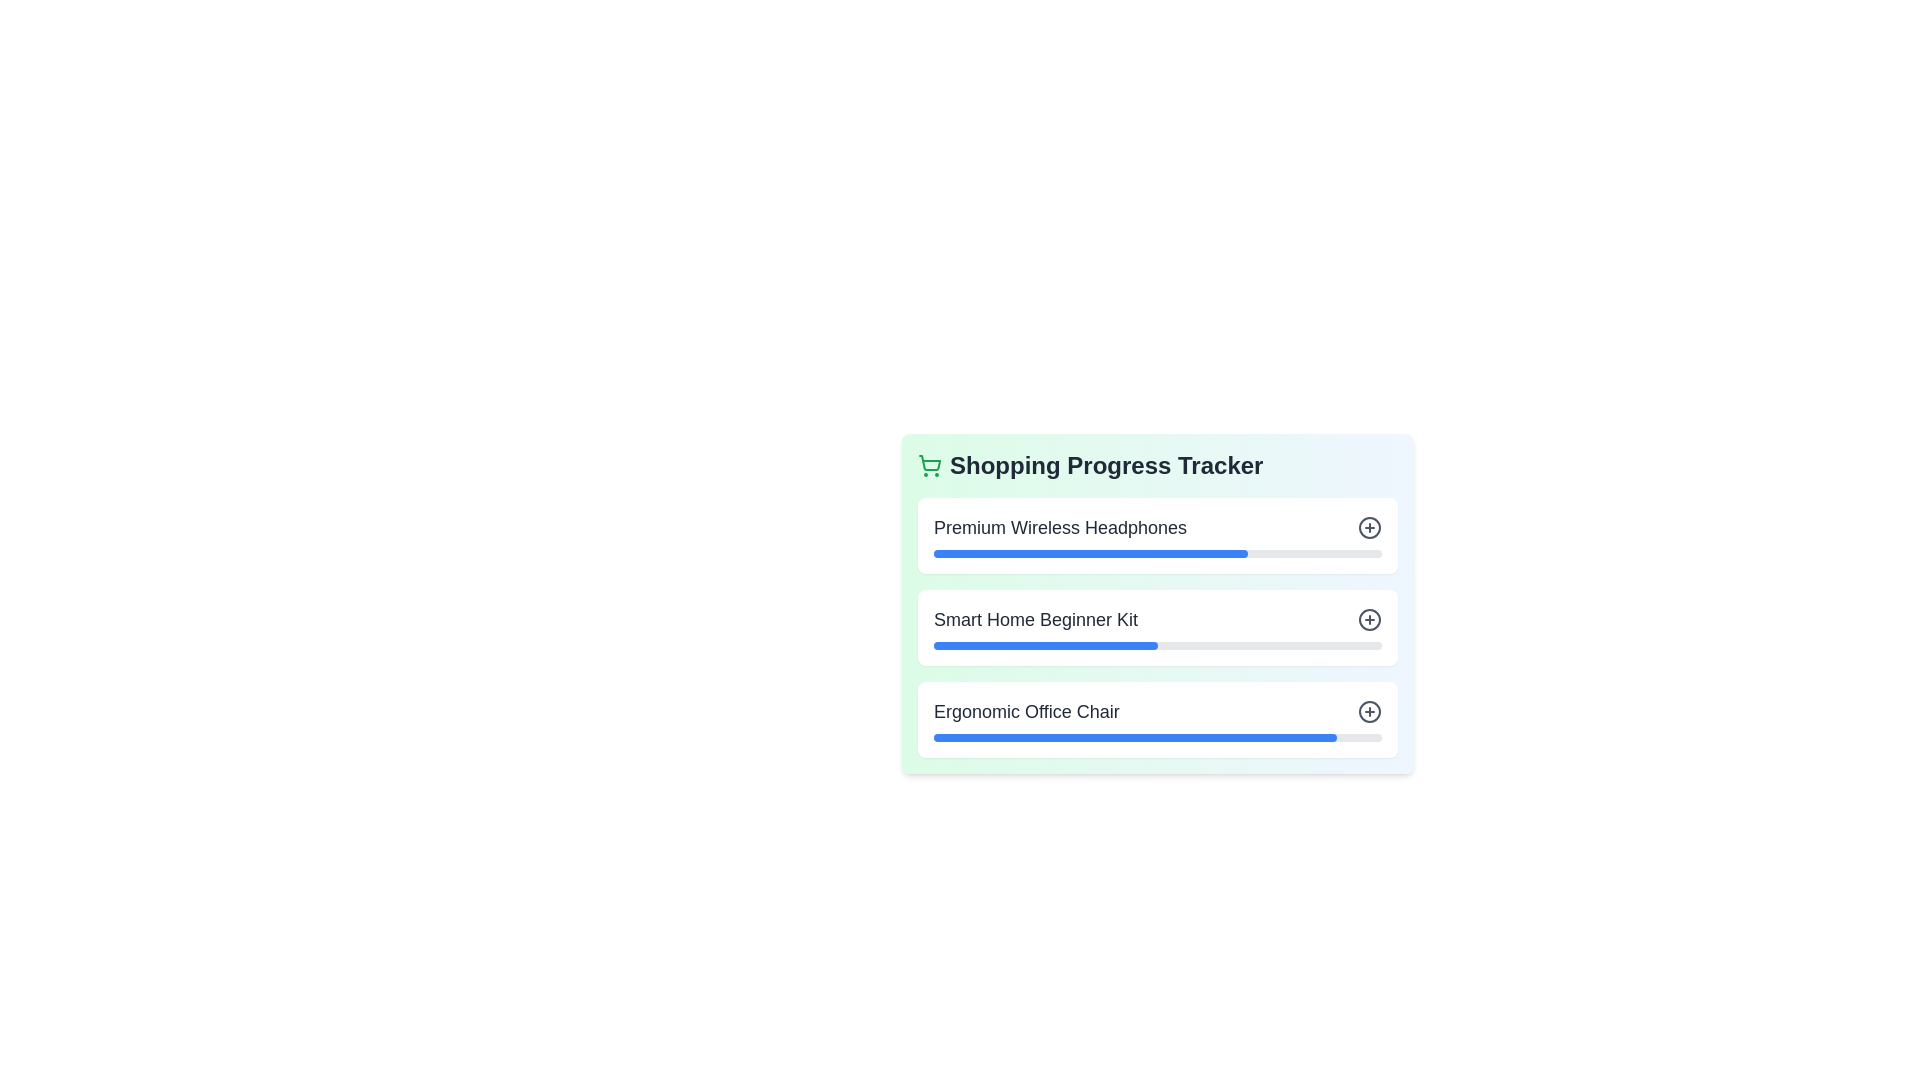  Describe the element at coordinates (929, 466) in the screenshot. I see `the shopping cart icon, which is green and located at the far left of the 'Shopping Progress Tracker' header` at that location.